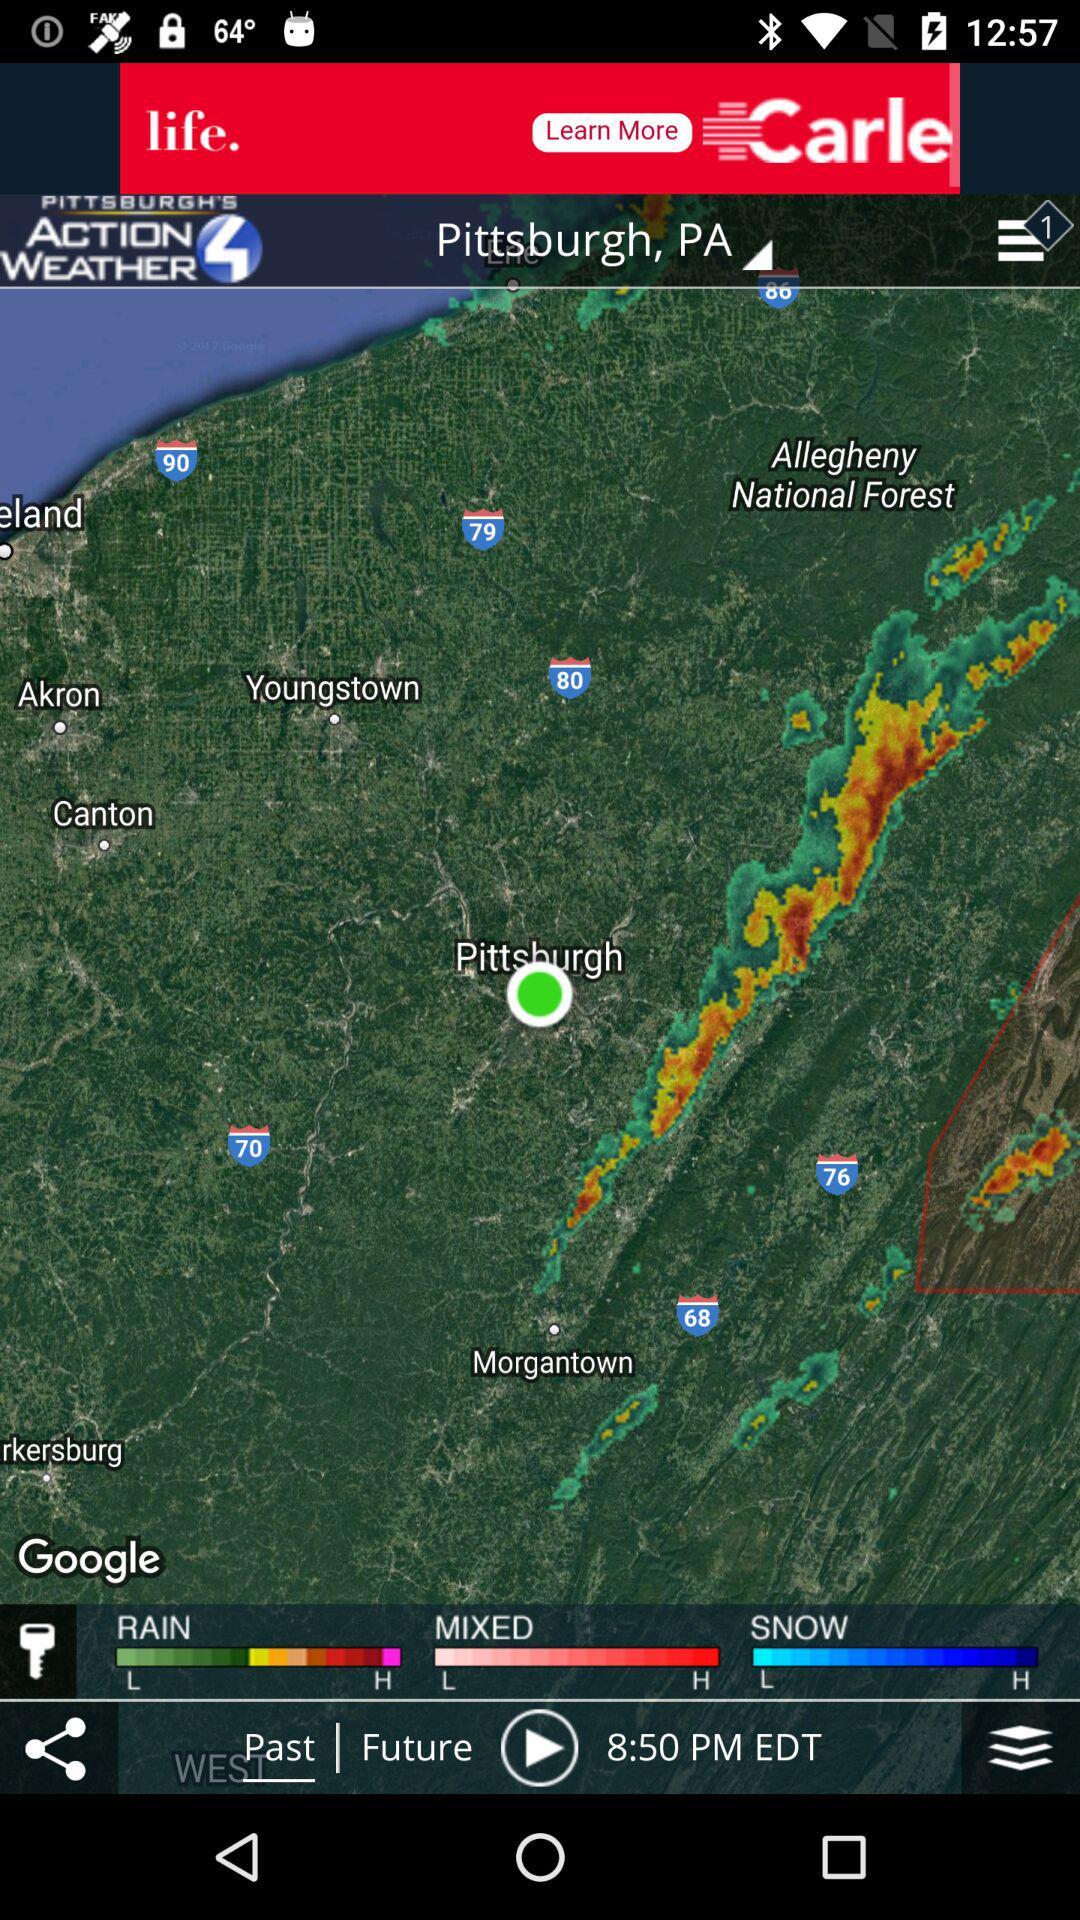 The image size is (1080, 1920). I want to click on icon next to 8 50 pm item, so click(538, 1746).